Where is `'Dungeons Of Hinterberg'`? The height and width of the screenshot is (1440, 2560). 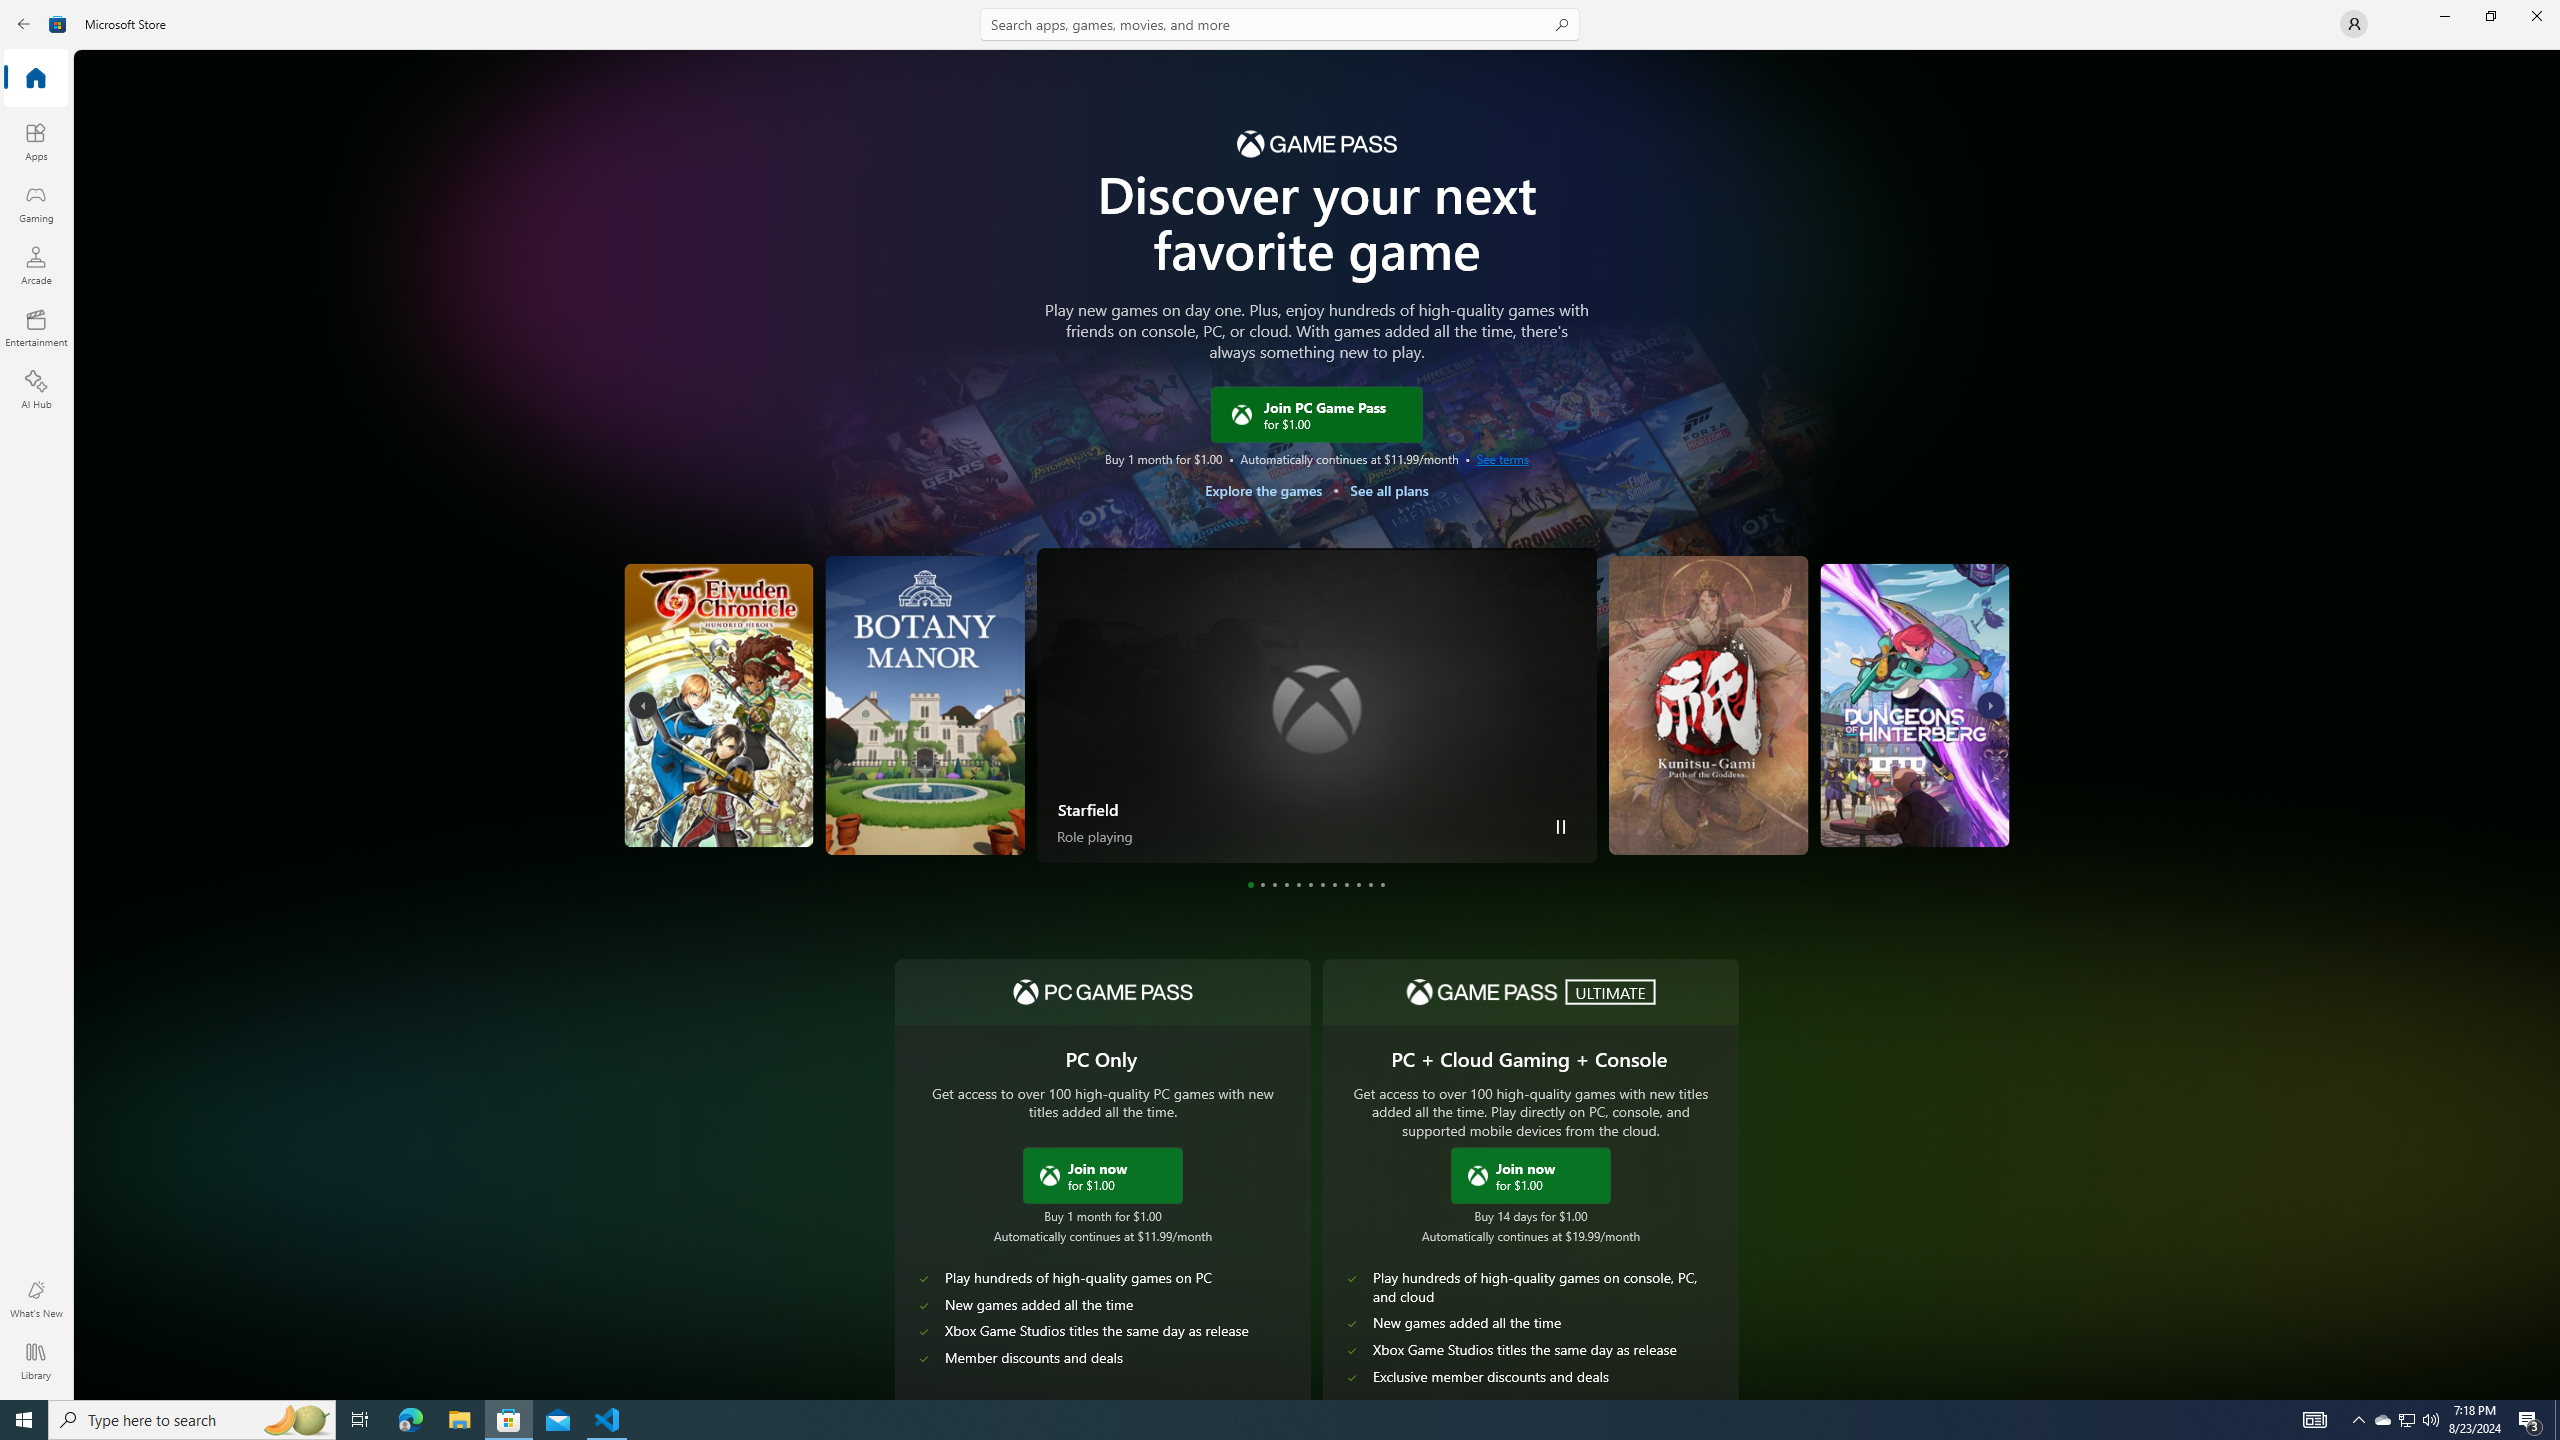
'Dungeons Of Hinterberg' is located at coordinates (1835, 704).